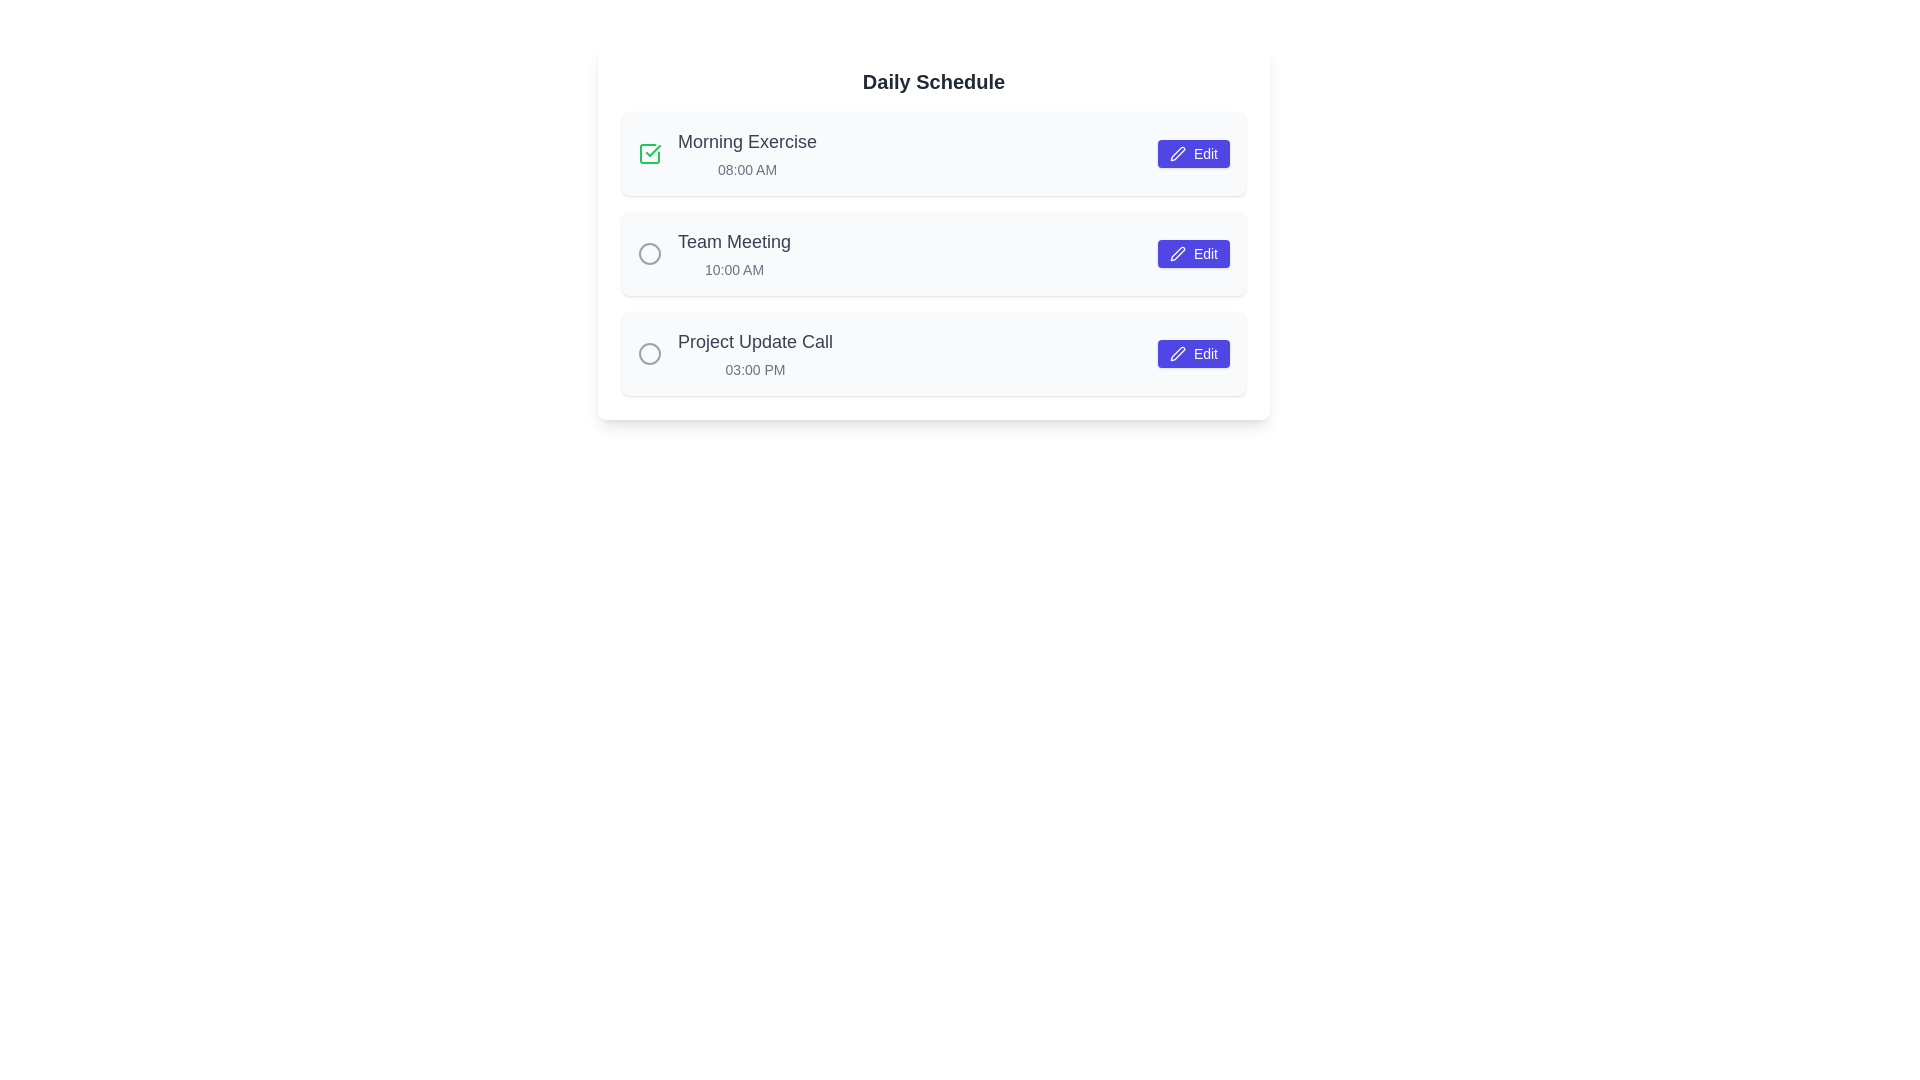 This screenshot has width=1920, height=1080. What do you see at coordinates (733, 253) in the screenshot?
I see `the text block displaying 'Team Meeting' with the time '10:00 AM', which is the second item in the daily schedule section` at bounding box center [733, 253].